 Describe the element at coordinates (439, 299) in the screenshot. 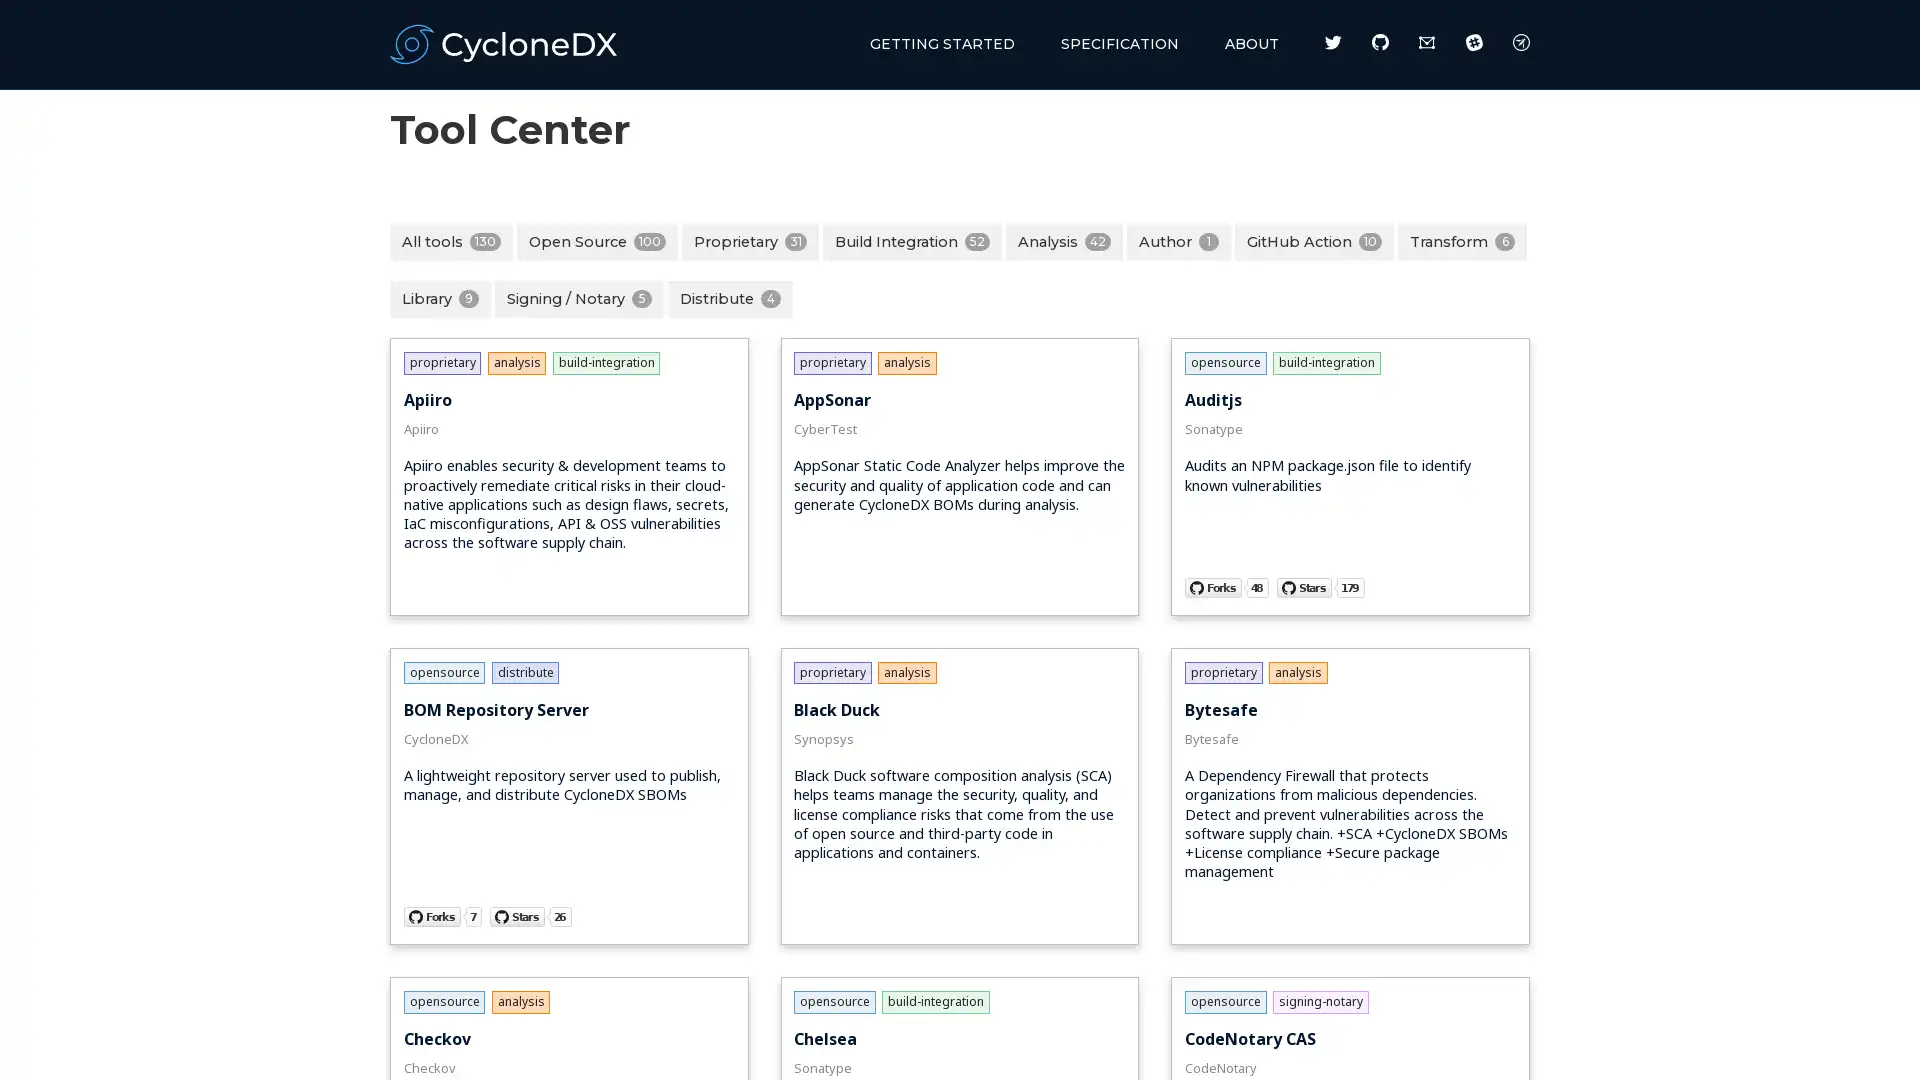

I see `Library 9` at that location.